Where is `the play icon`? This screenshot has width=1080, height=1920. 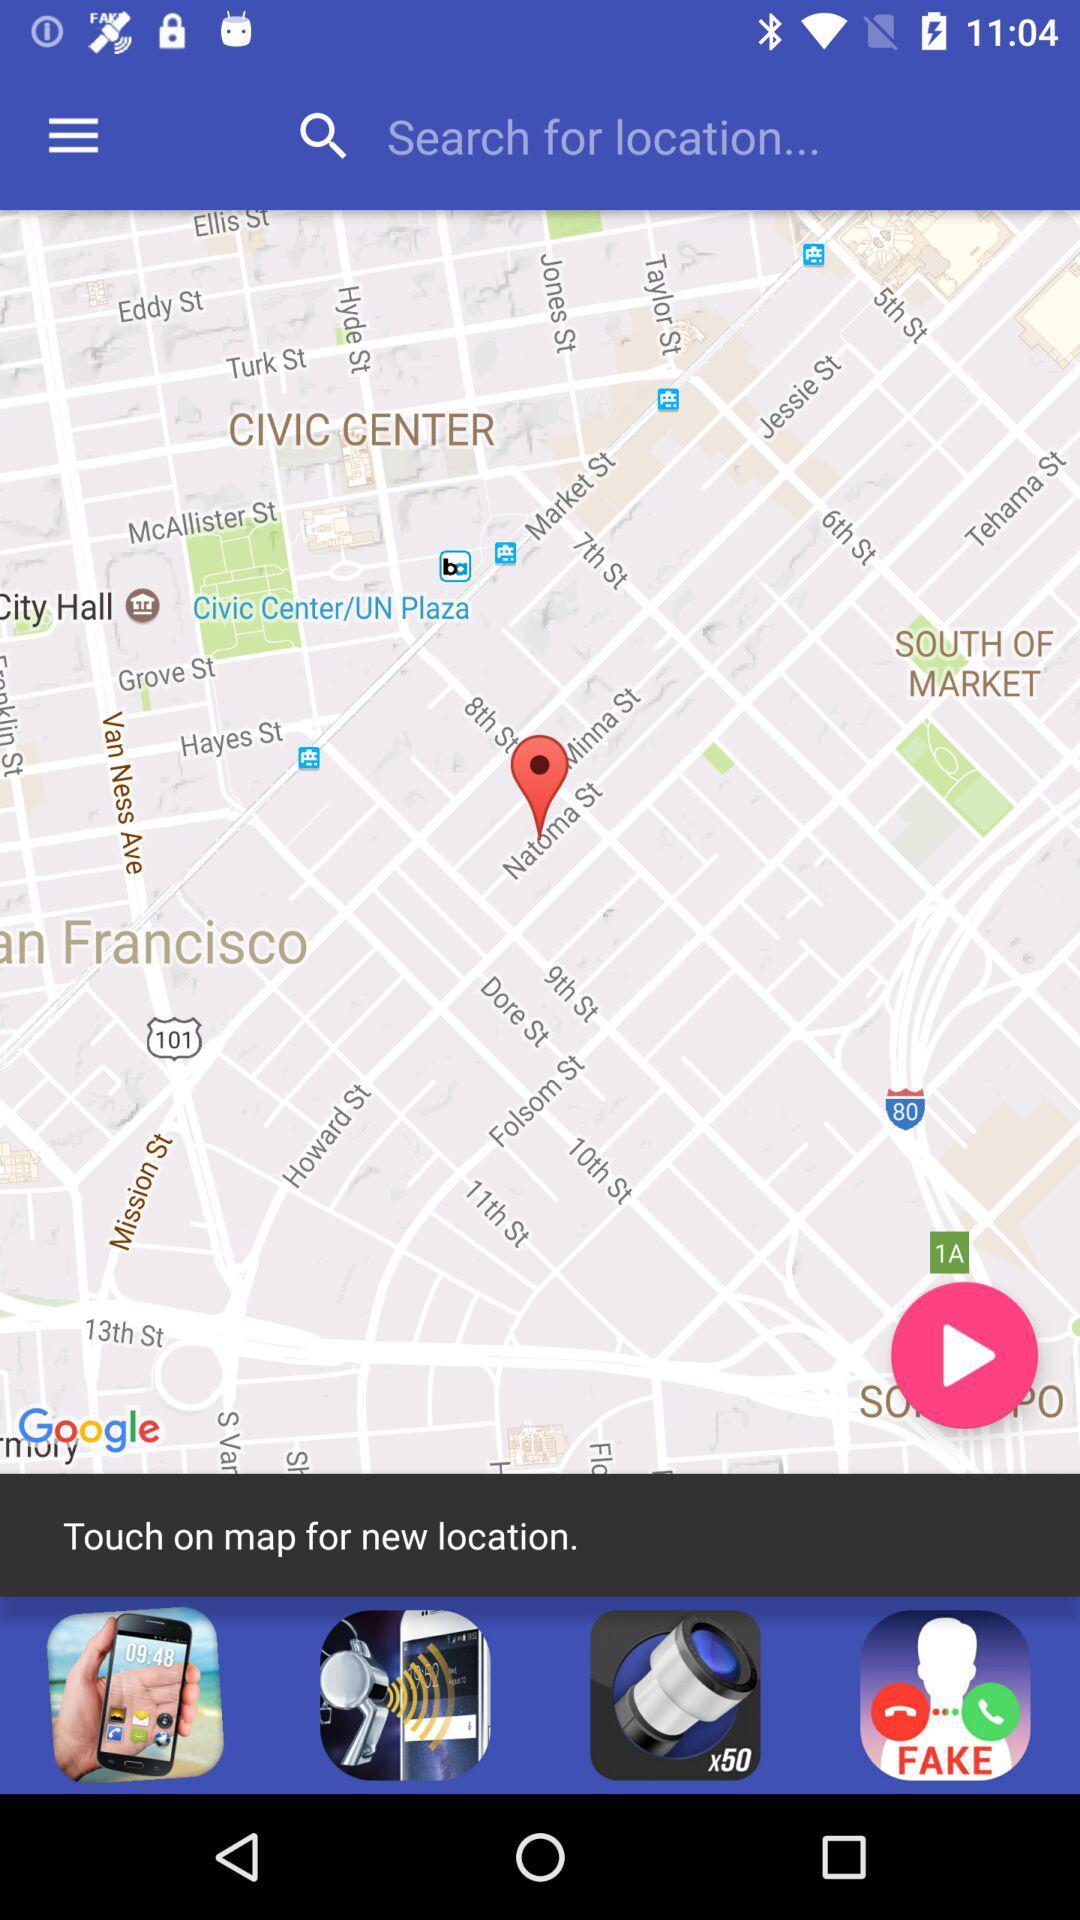
the play icon is located at coordinates (963, 1355).